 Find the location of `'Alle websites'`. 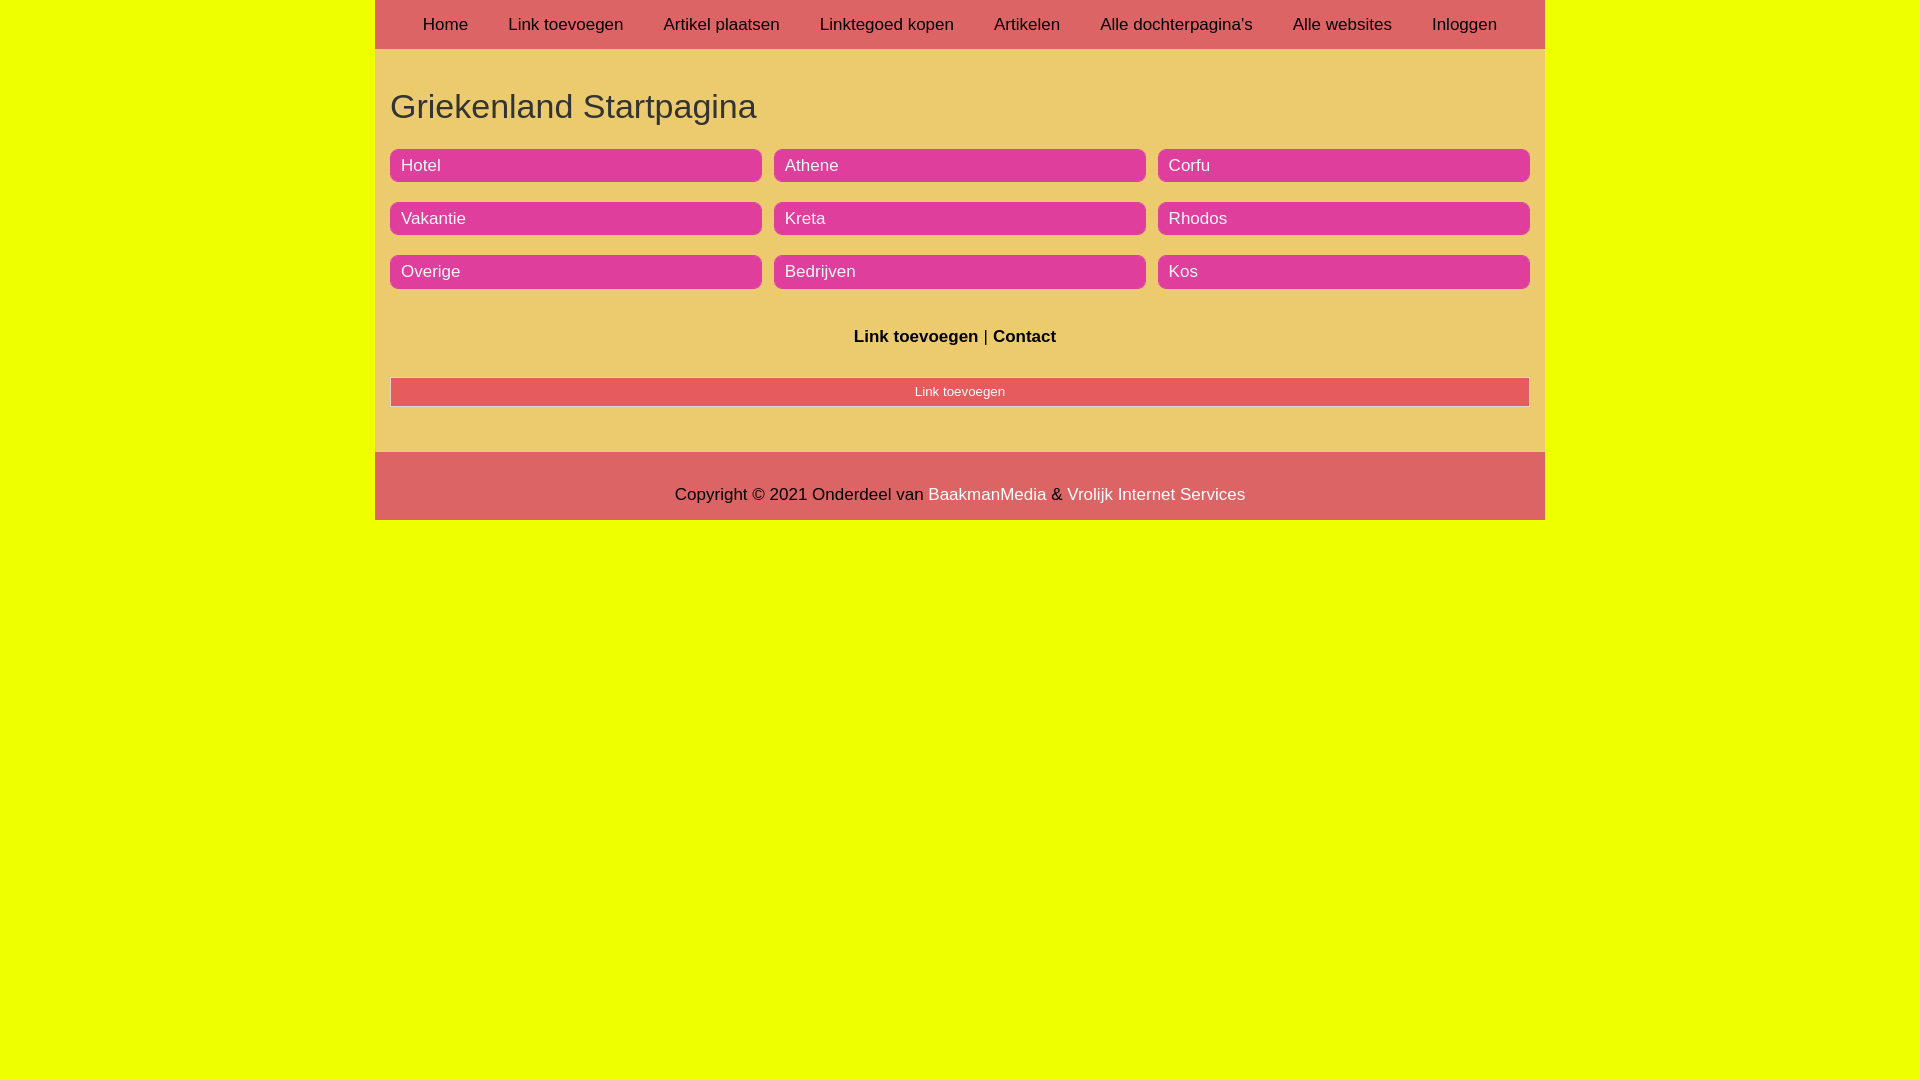

'Alle websites' is located at coordinates (1342, 24).